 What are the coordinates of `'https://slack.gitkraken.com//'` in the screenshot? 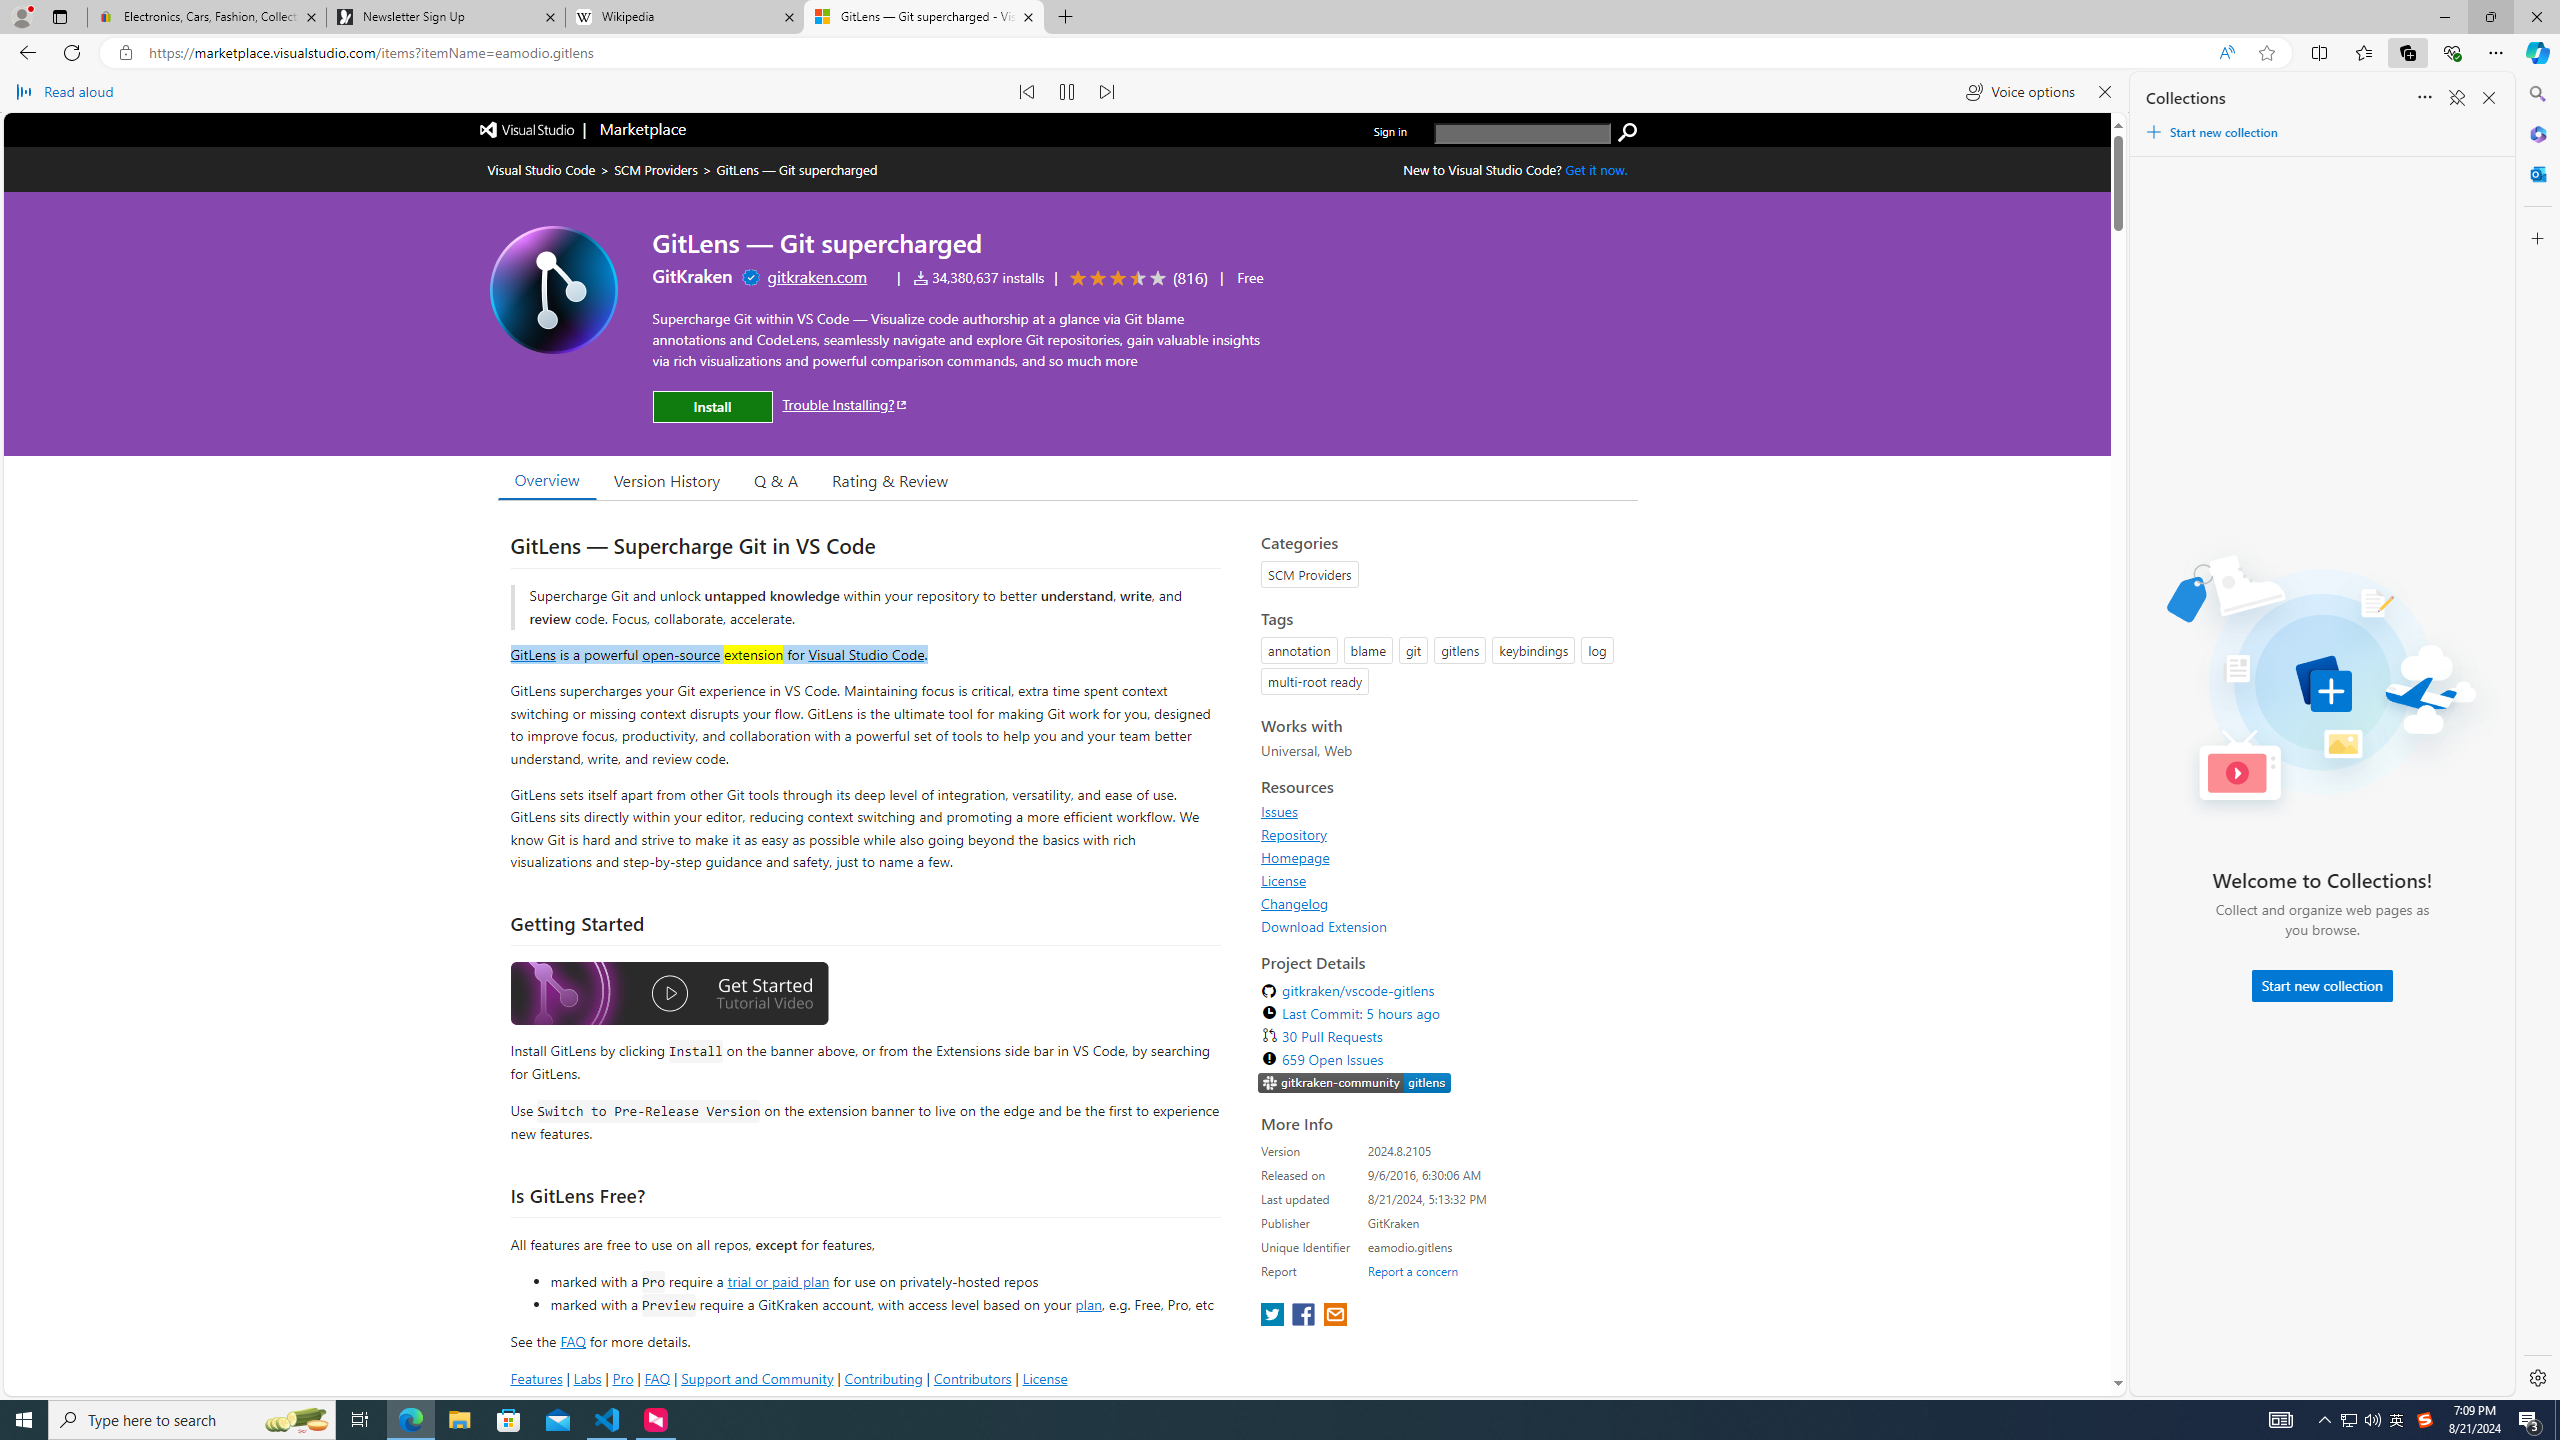 It's located at (1353, 1084).